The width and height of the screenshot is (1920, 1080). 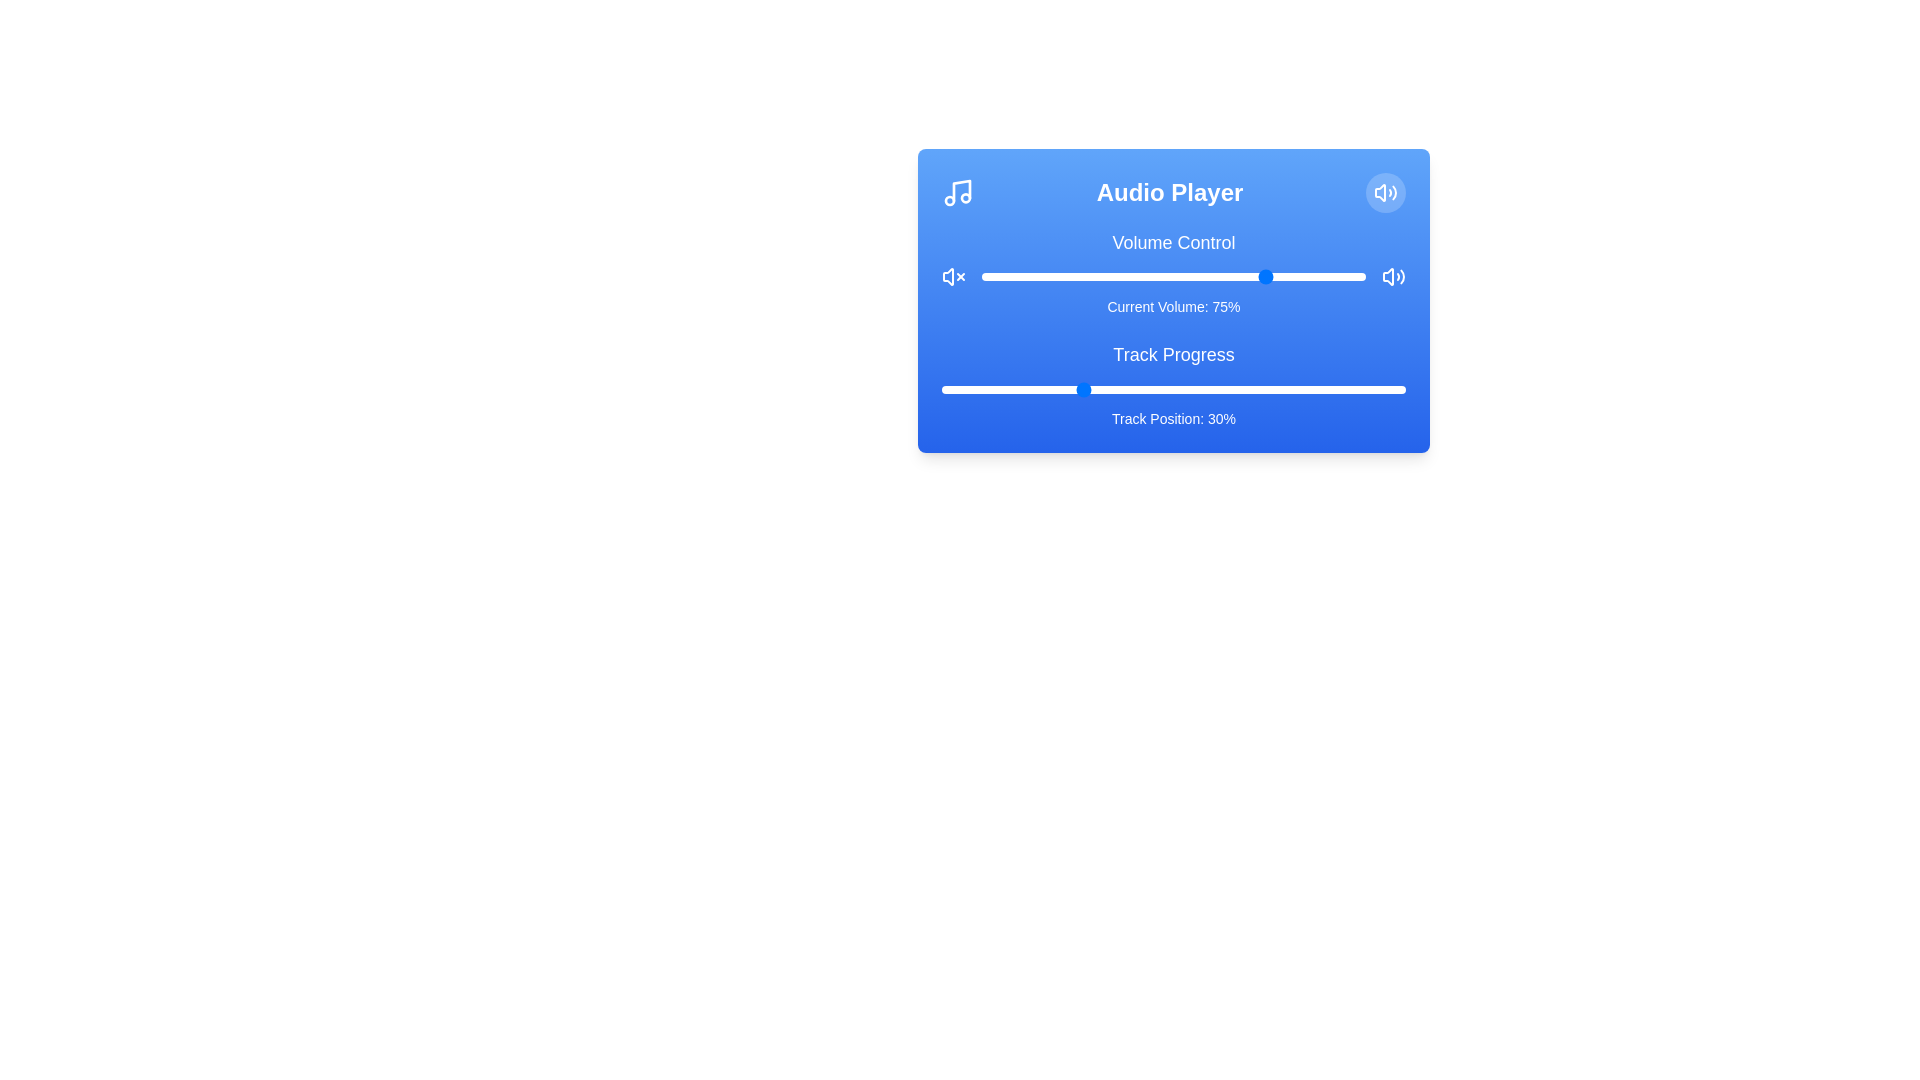 I want to click on volume, so click(x=1107, y=277).